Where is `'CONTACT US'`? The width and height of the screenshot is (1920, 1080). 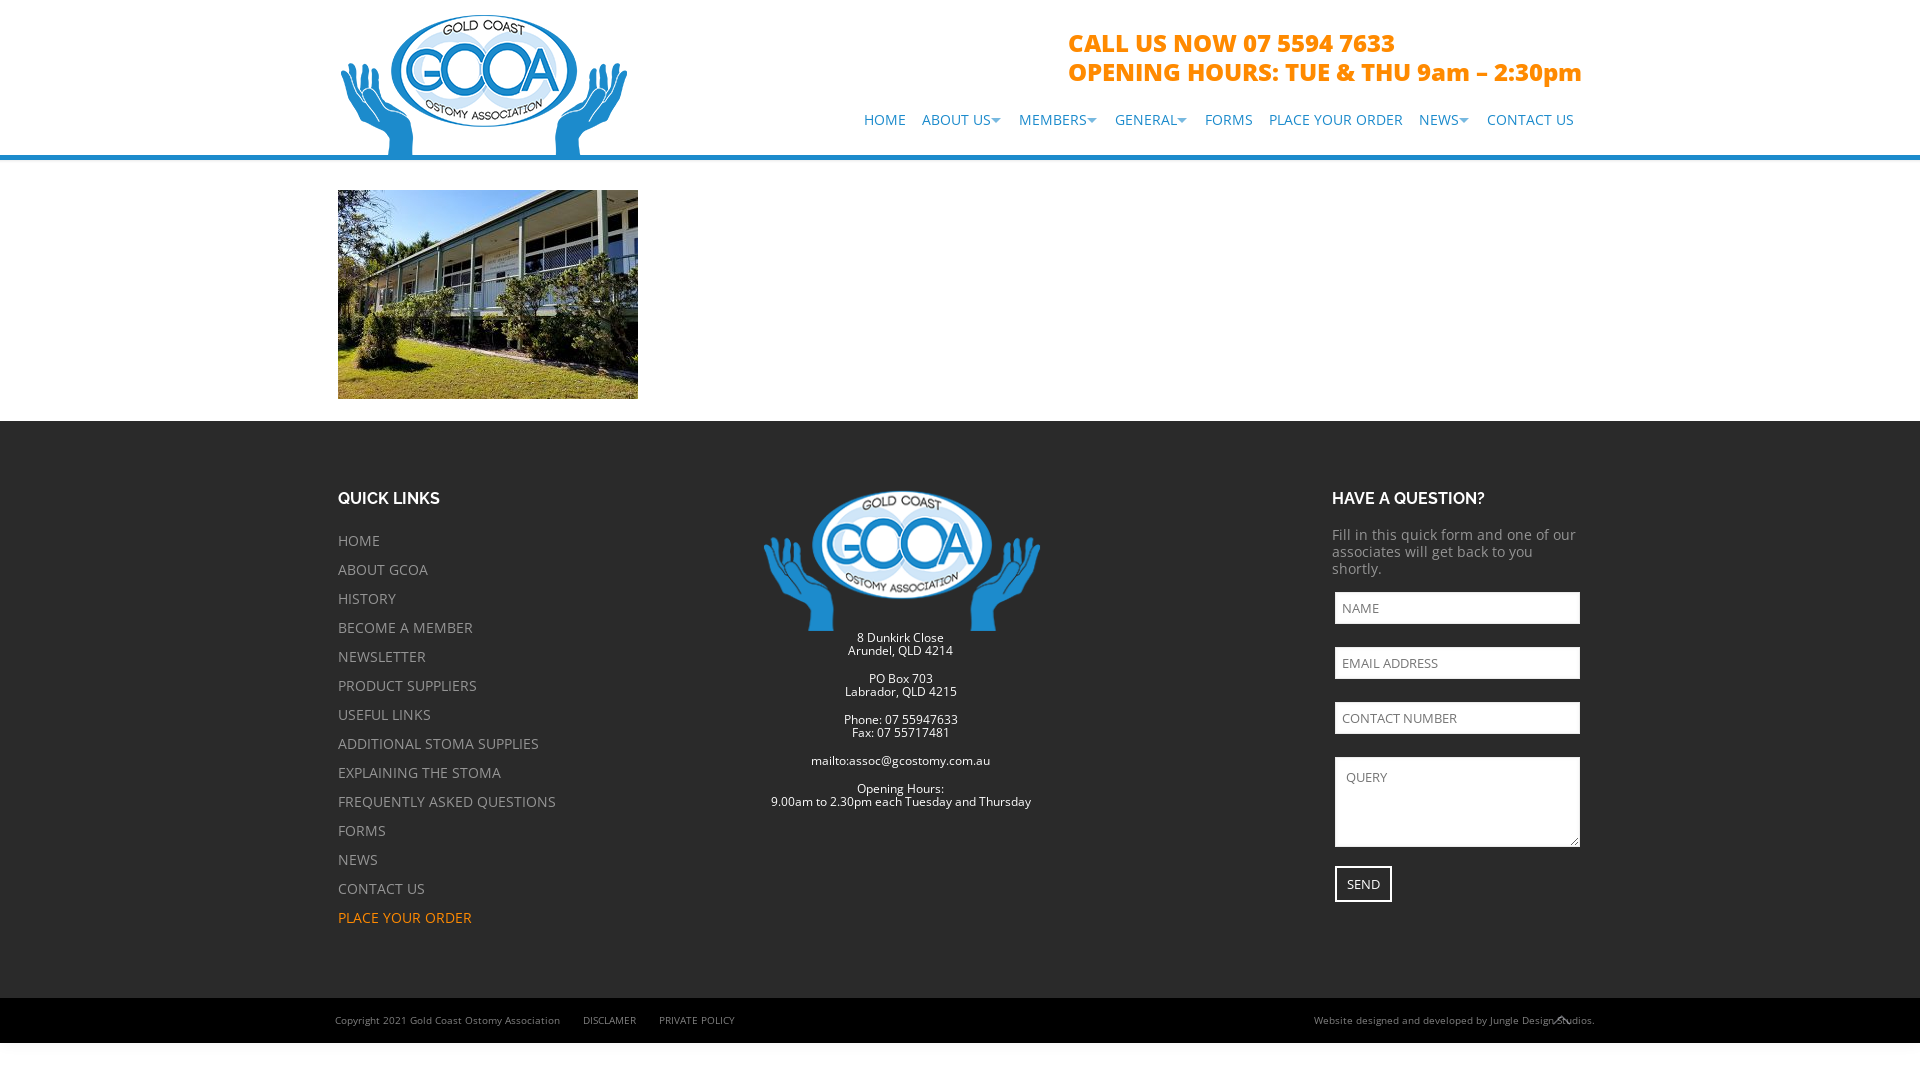 'CONTACT US' is located at coordinates (337, 887).